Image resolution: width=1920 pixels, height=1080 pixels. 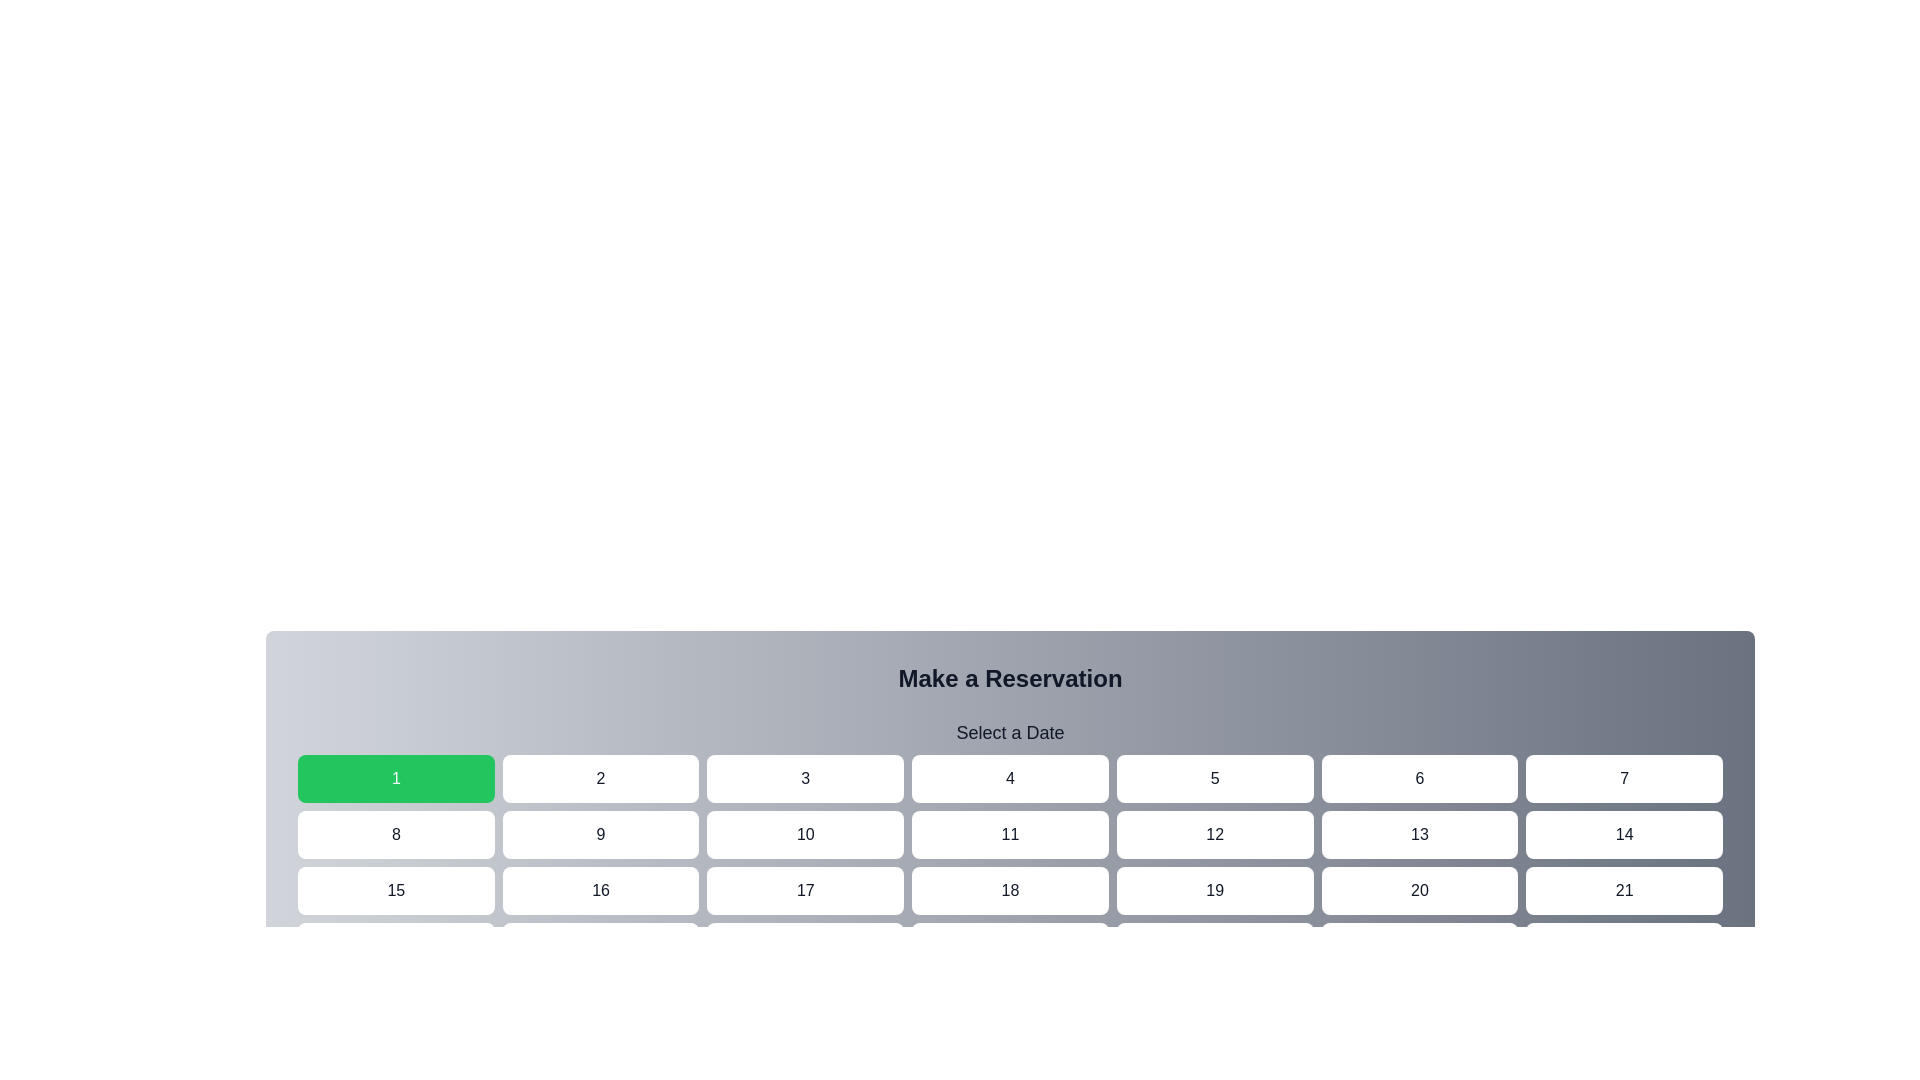 I want to click on the button displaying the number '21' located in the seventh column of the fourth row of the grid layout, so click(x=1624, y=890).